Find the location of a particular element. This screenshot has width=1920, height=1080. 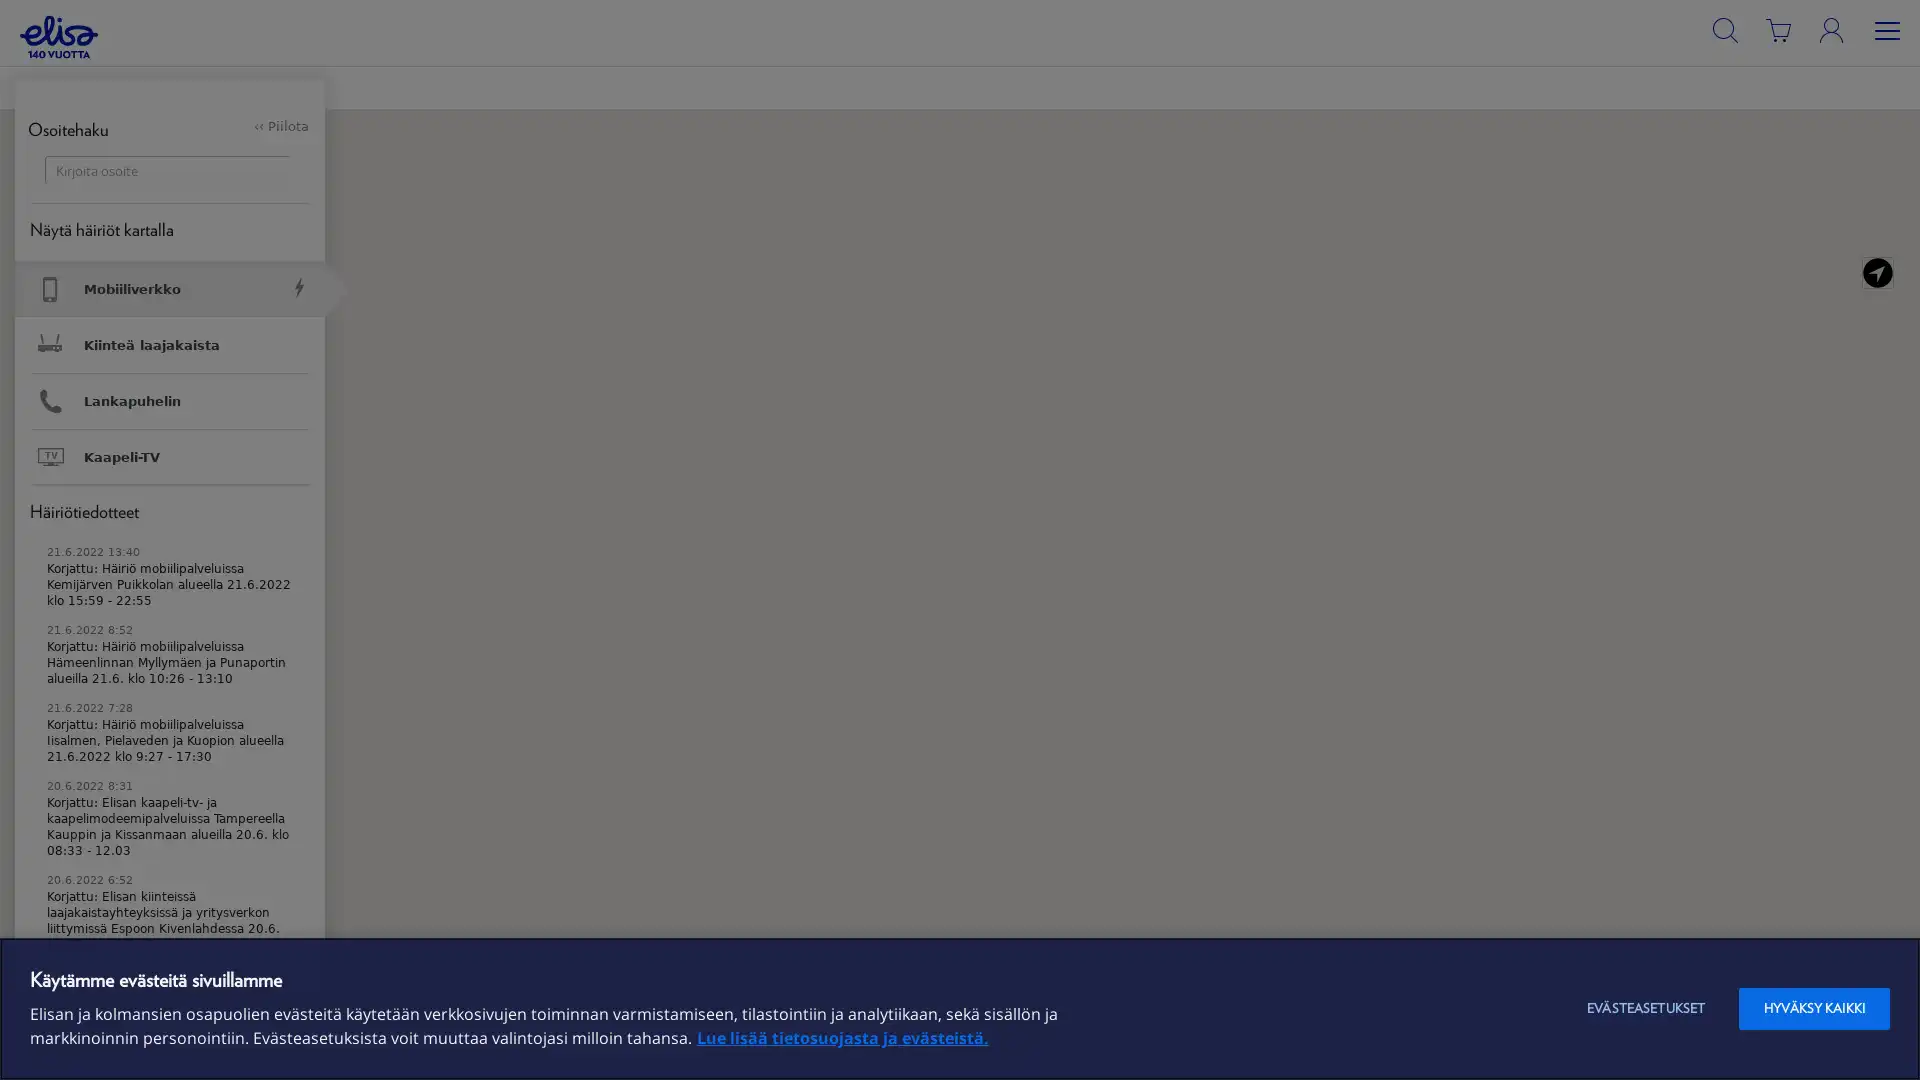

Koko nayton nakyma paalle/pois is located at coordinates (1889, 238).